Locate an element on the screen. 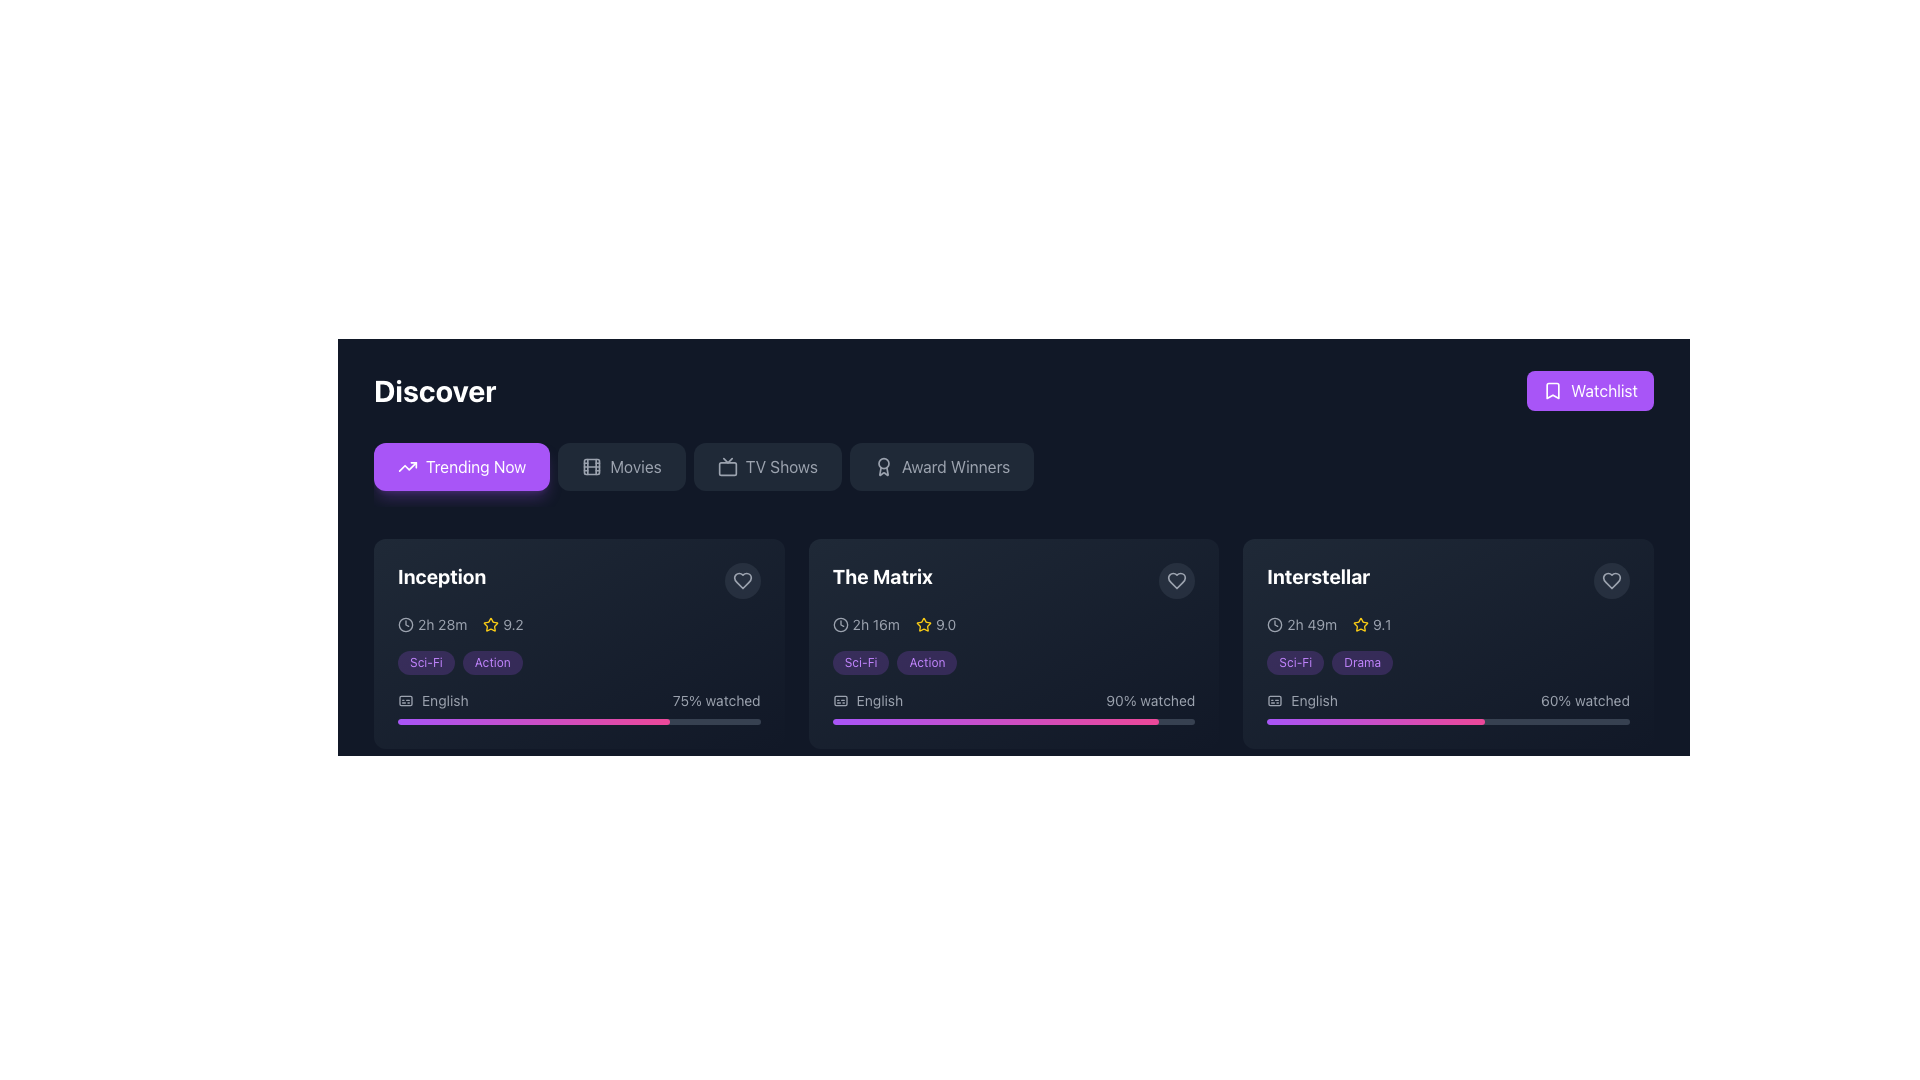 The height and width of the screenshot is (1080, 1920). upward trend arrow vector graphic located in the 'Trending Now' section, characterized by its minimalistic design and monochrome color scheme is located at coordinates (407, 466).